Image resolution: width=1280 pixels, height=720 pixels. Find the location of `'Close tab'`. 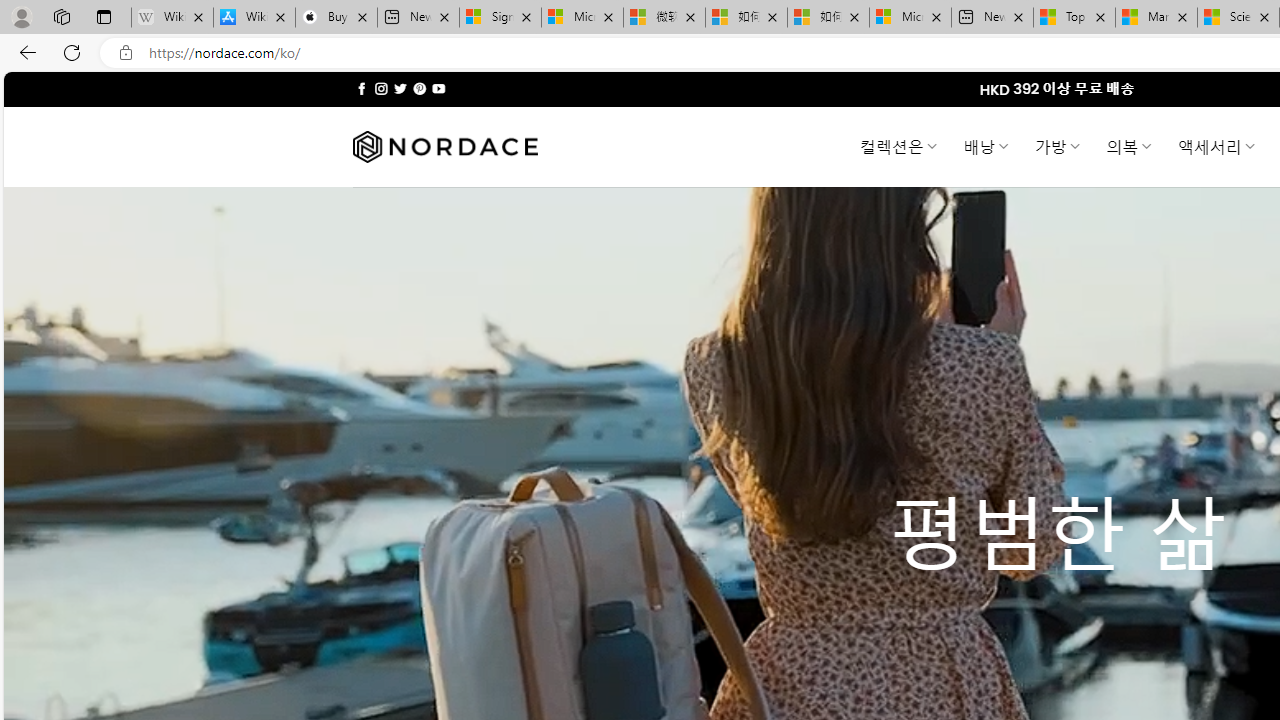

'Close tab' is located at coordinates (1263, 17).